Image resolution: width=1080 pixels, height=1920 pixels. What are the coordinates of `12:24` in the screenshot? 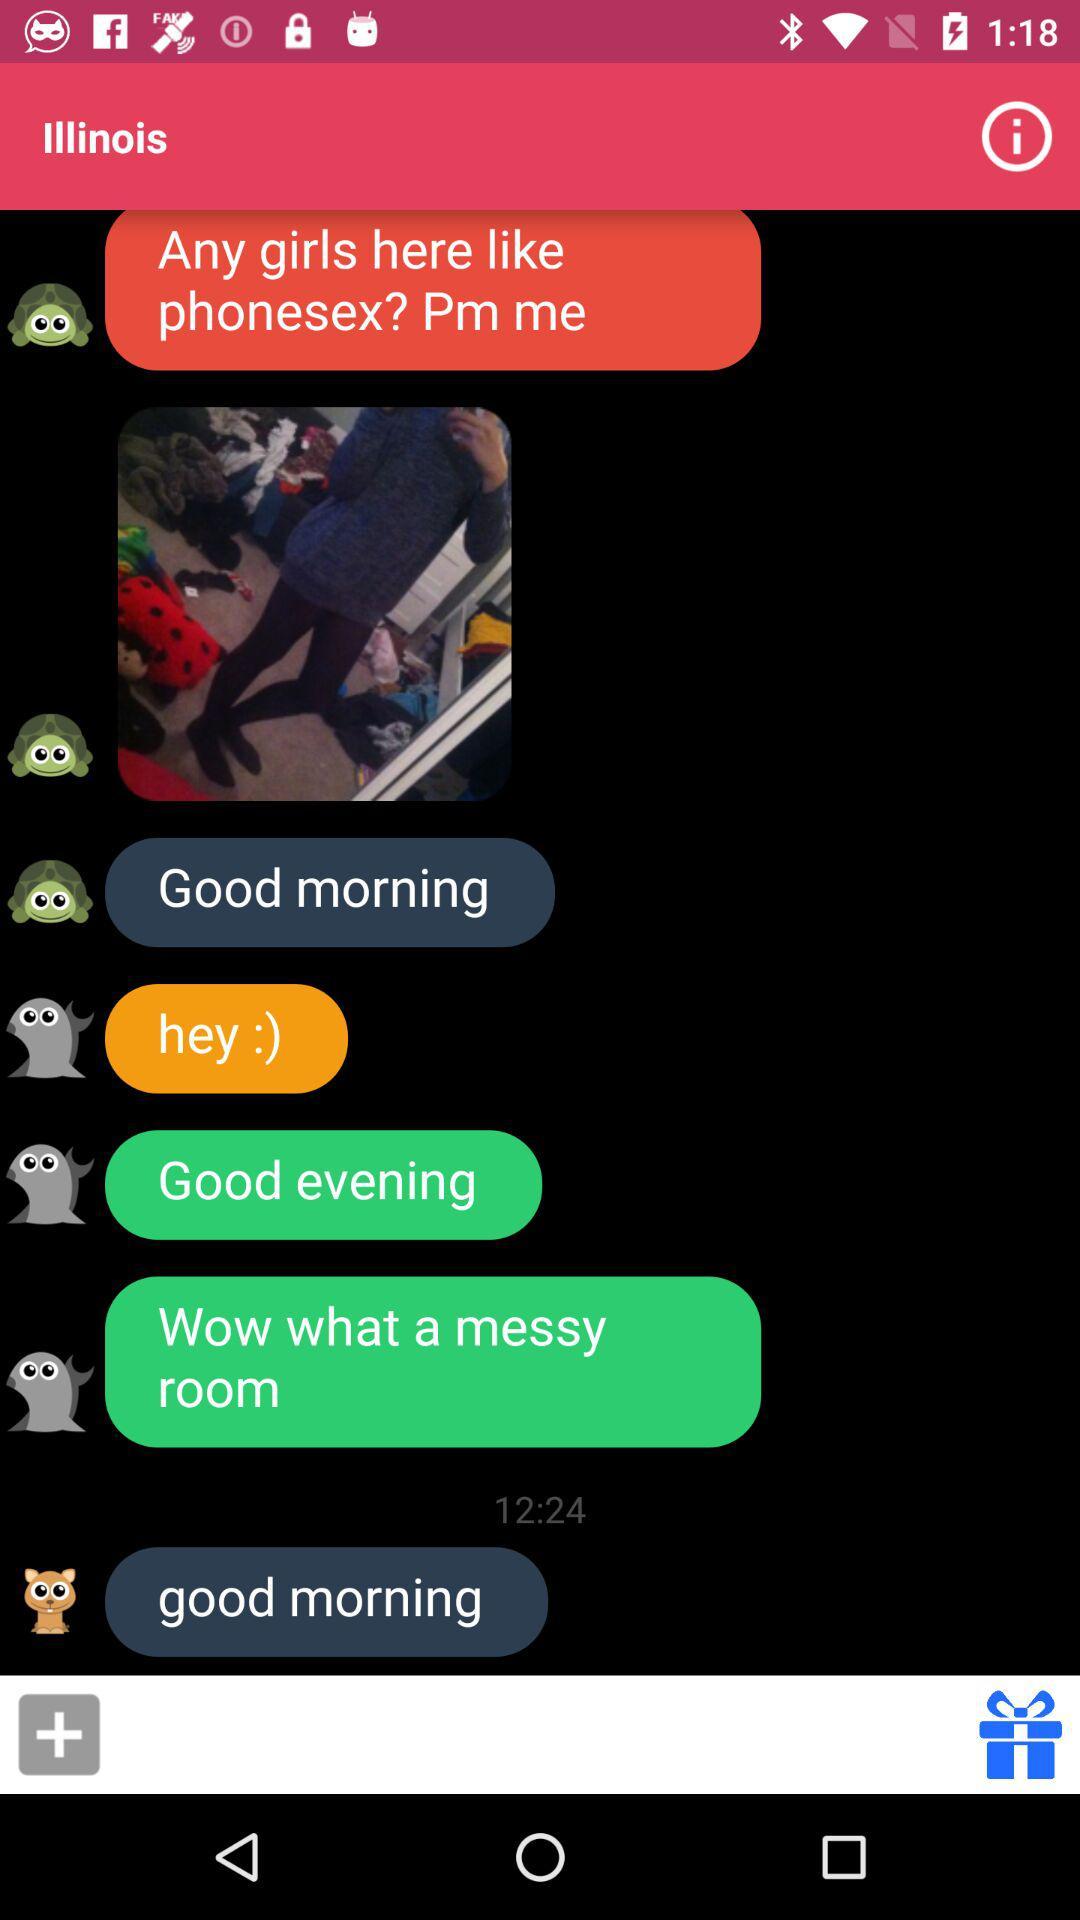 It's located at (540, 1508).